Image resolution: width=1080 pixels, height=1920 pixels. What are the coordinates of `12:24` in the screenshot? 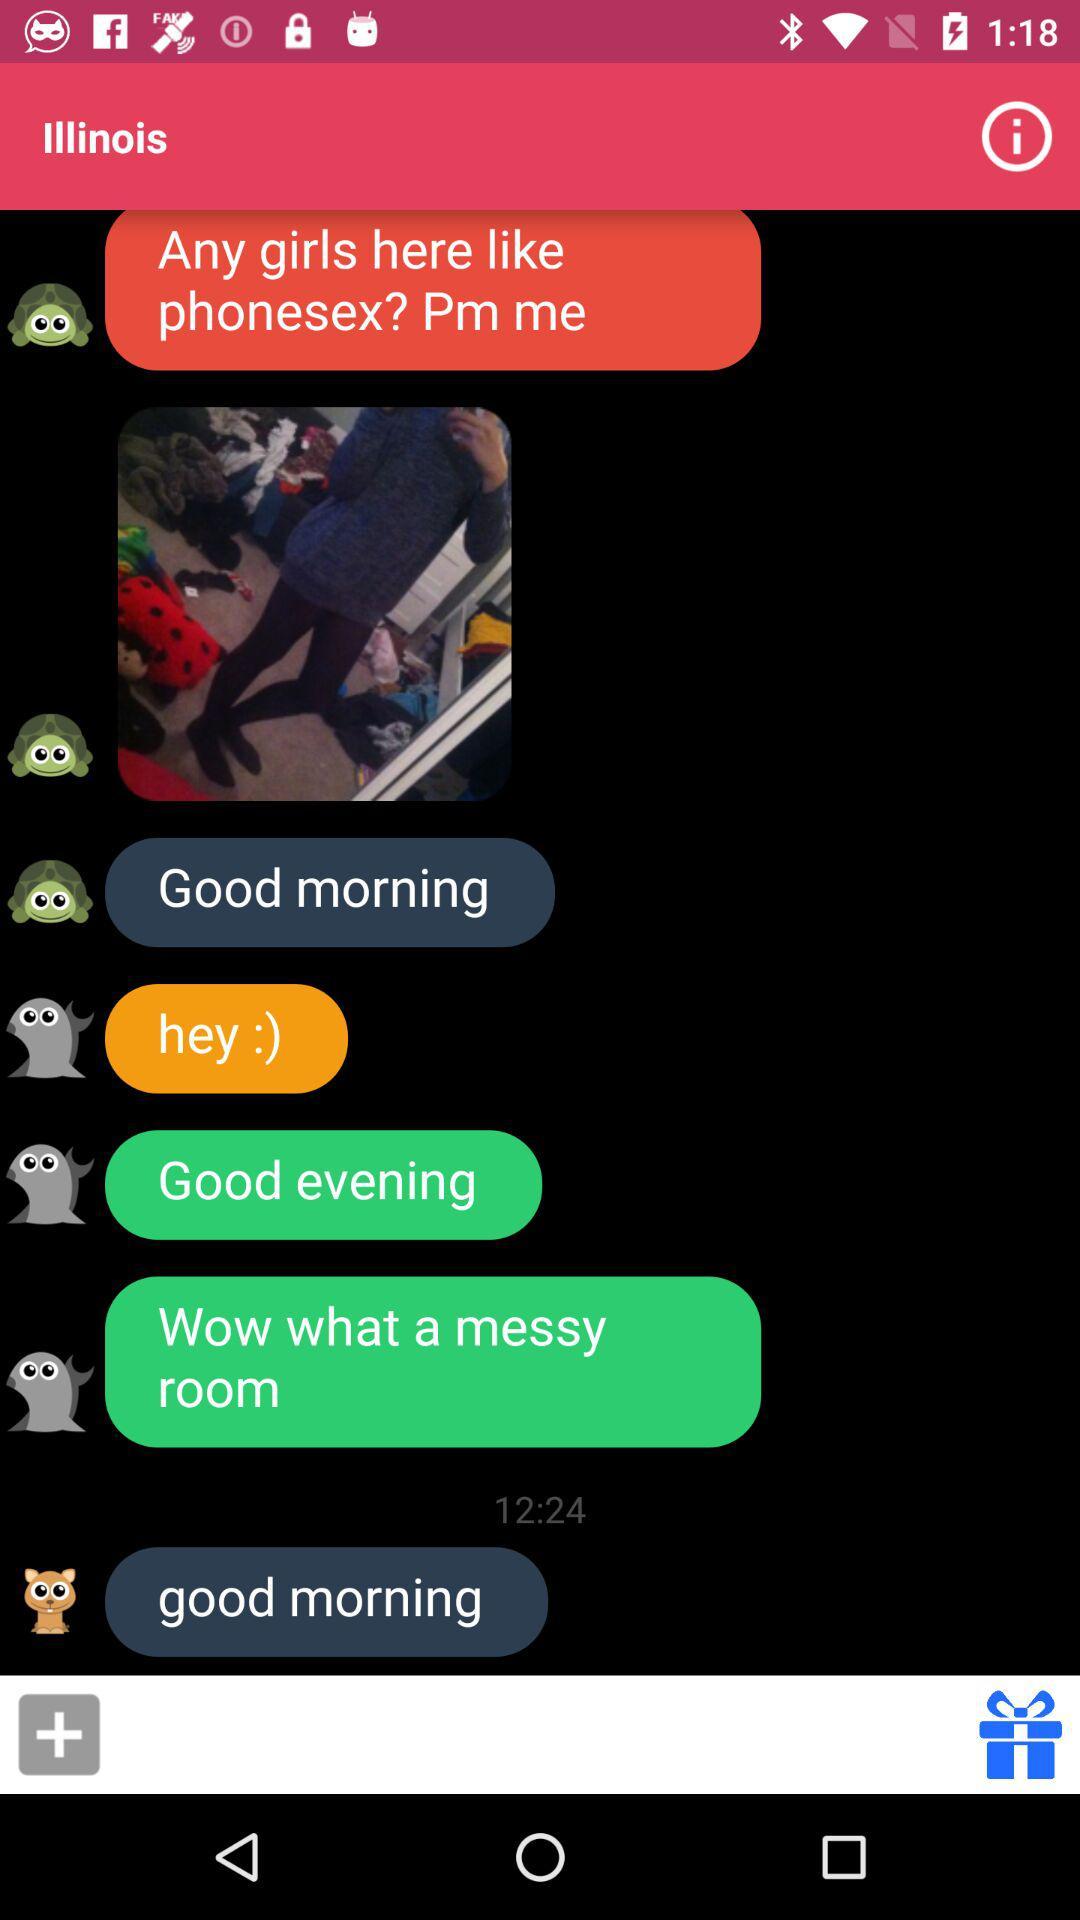 It's located at (540, 1508).